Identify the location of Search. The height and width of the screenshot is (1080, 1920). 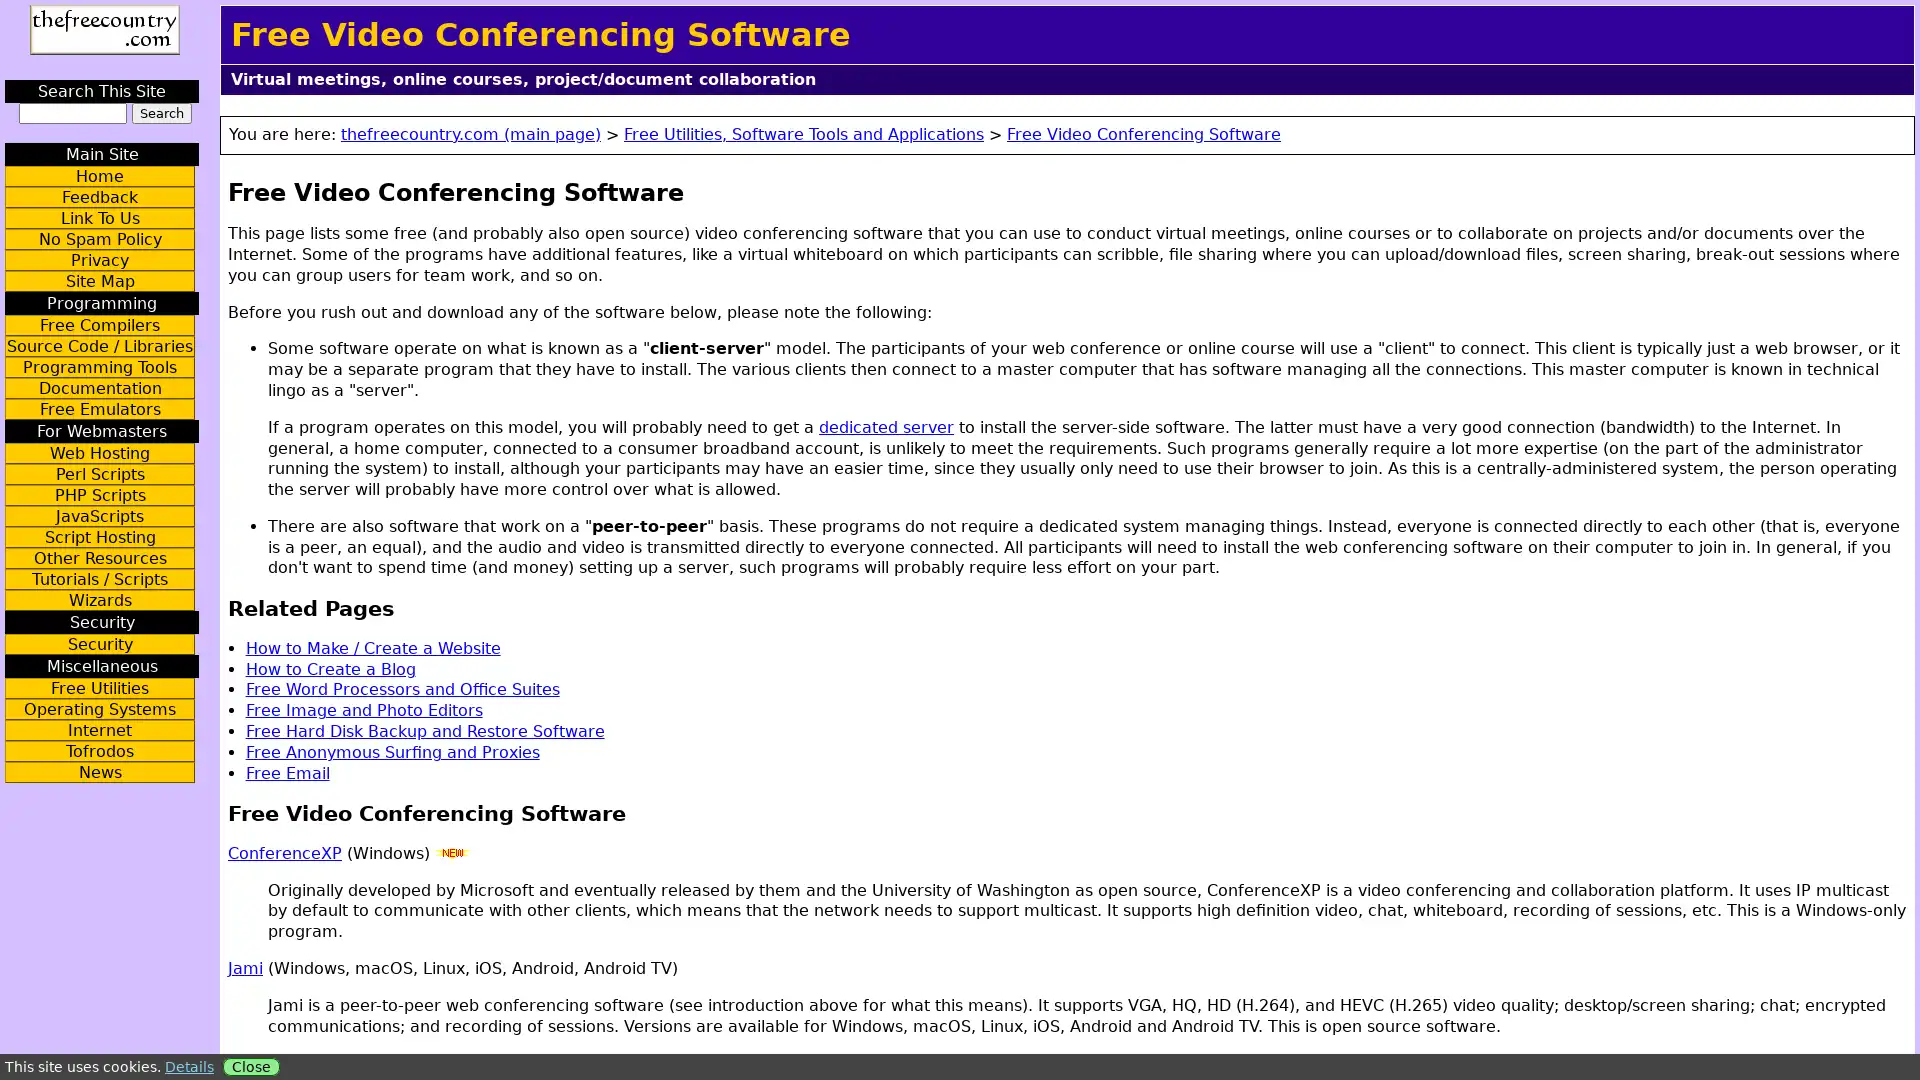
(161, 113).